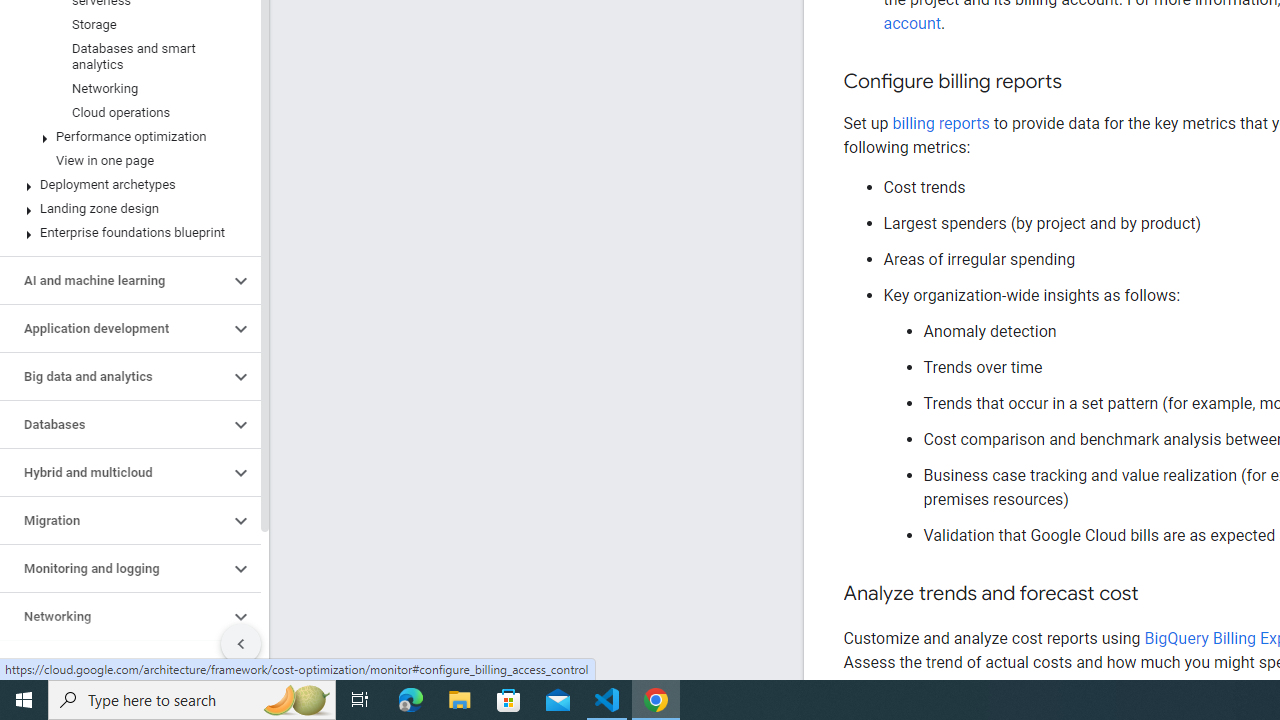 This screenshot has height=720, width=1280. Describe the element at coordinates (113, 569) in the screenshot. I see `'Monitoring and logging'` at that location.